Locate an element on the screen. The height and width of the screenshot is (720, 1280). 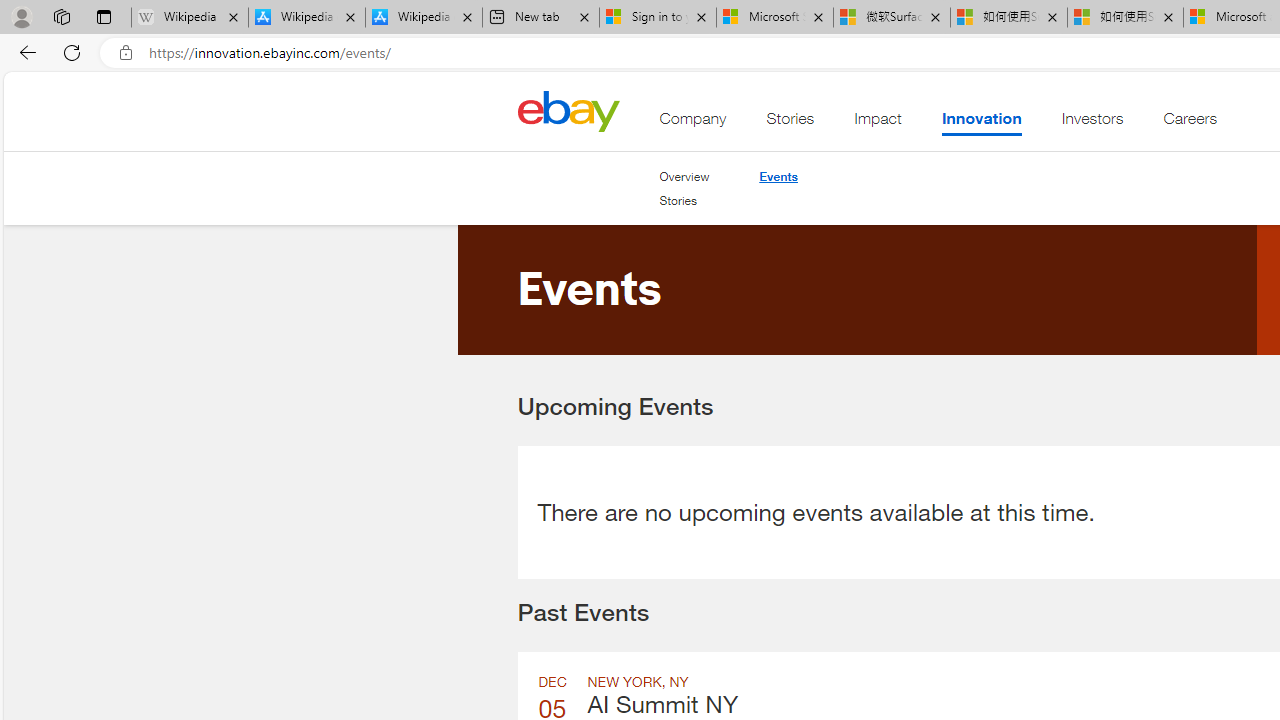
'Impact' is located at coordinates (878, 123).